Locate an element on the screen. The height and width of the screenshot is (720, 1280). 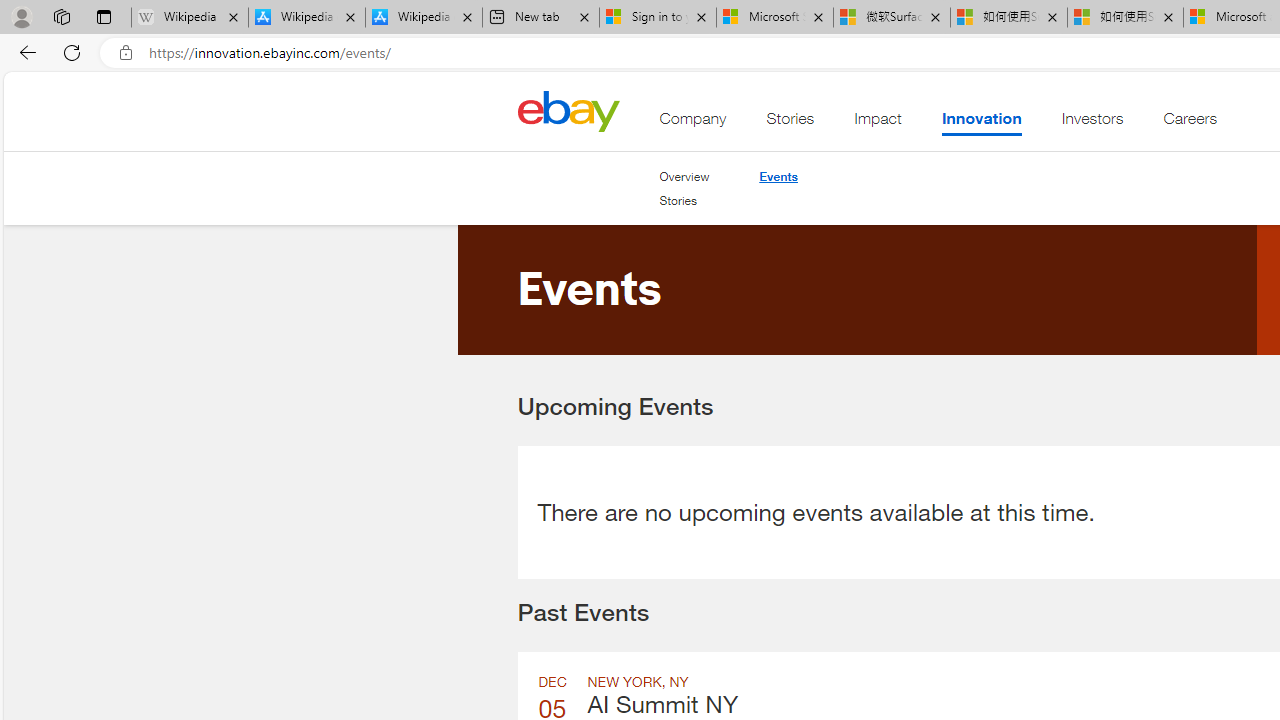
'Impact' is located at coordinates (878, 123).